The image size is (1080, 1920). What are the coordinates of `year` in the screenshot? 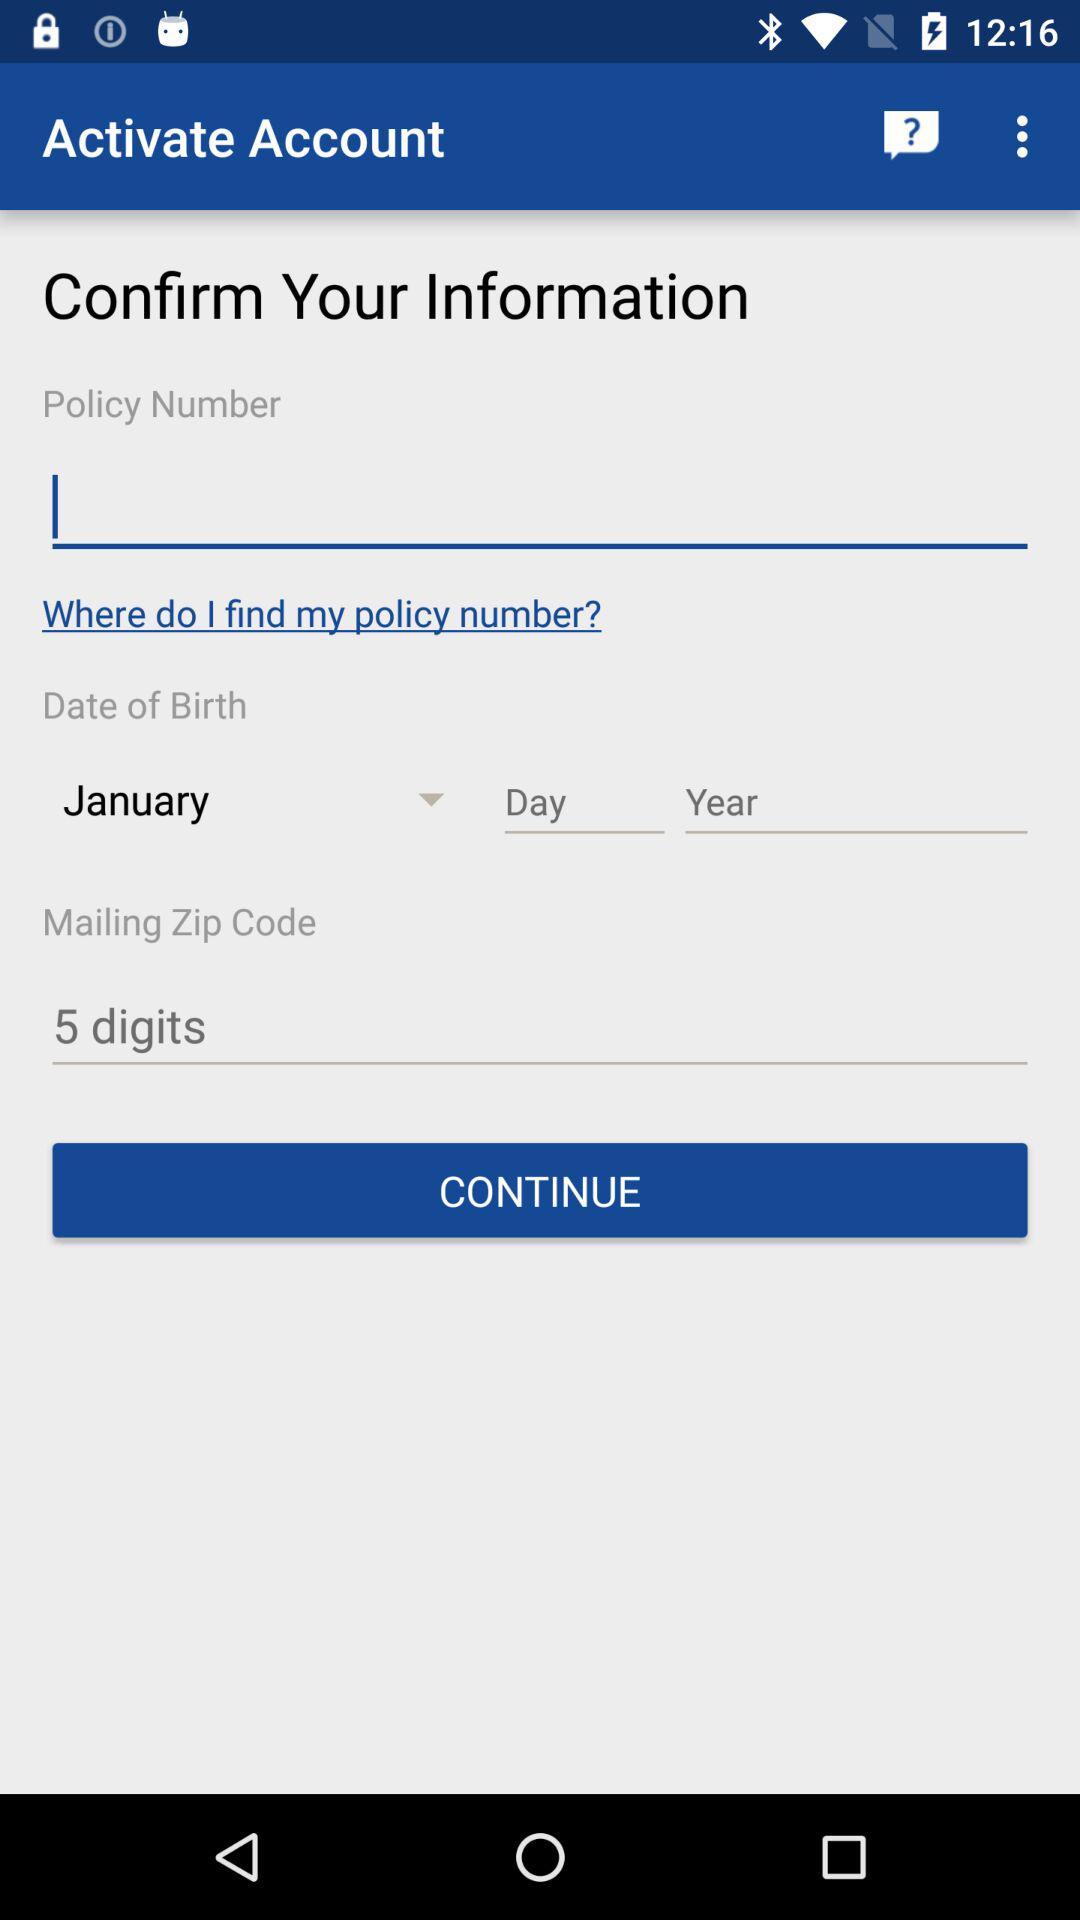 It's located at (855, 802).